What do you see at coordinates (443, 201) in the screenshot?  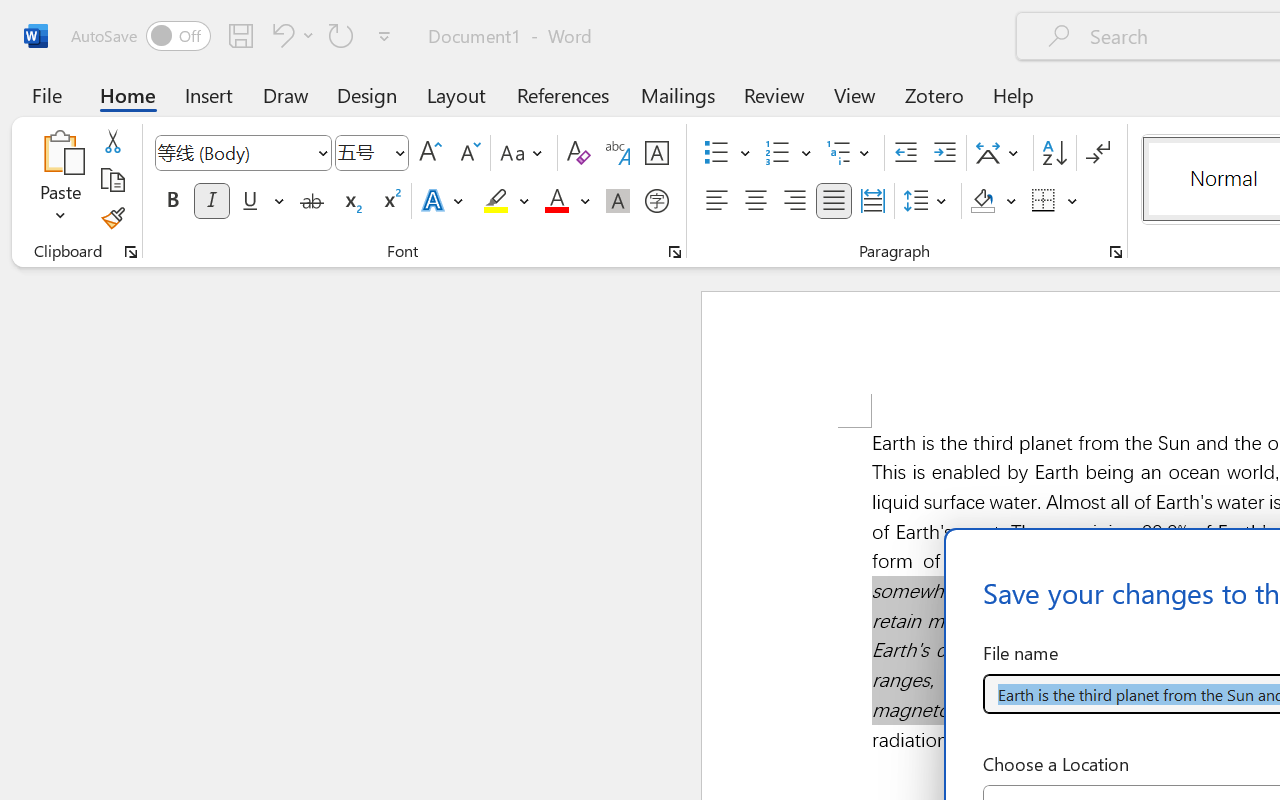 I see `'Text Effects and Typography'` at bounding box center [443, 201].